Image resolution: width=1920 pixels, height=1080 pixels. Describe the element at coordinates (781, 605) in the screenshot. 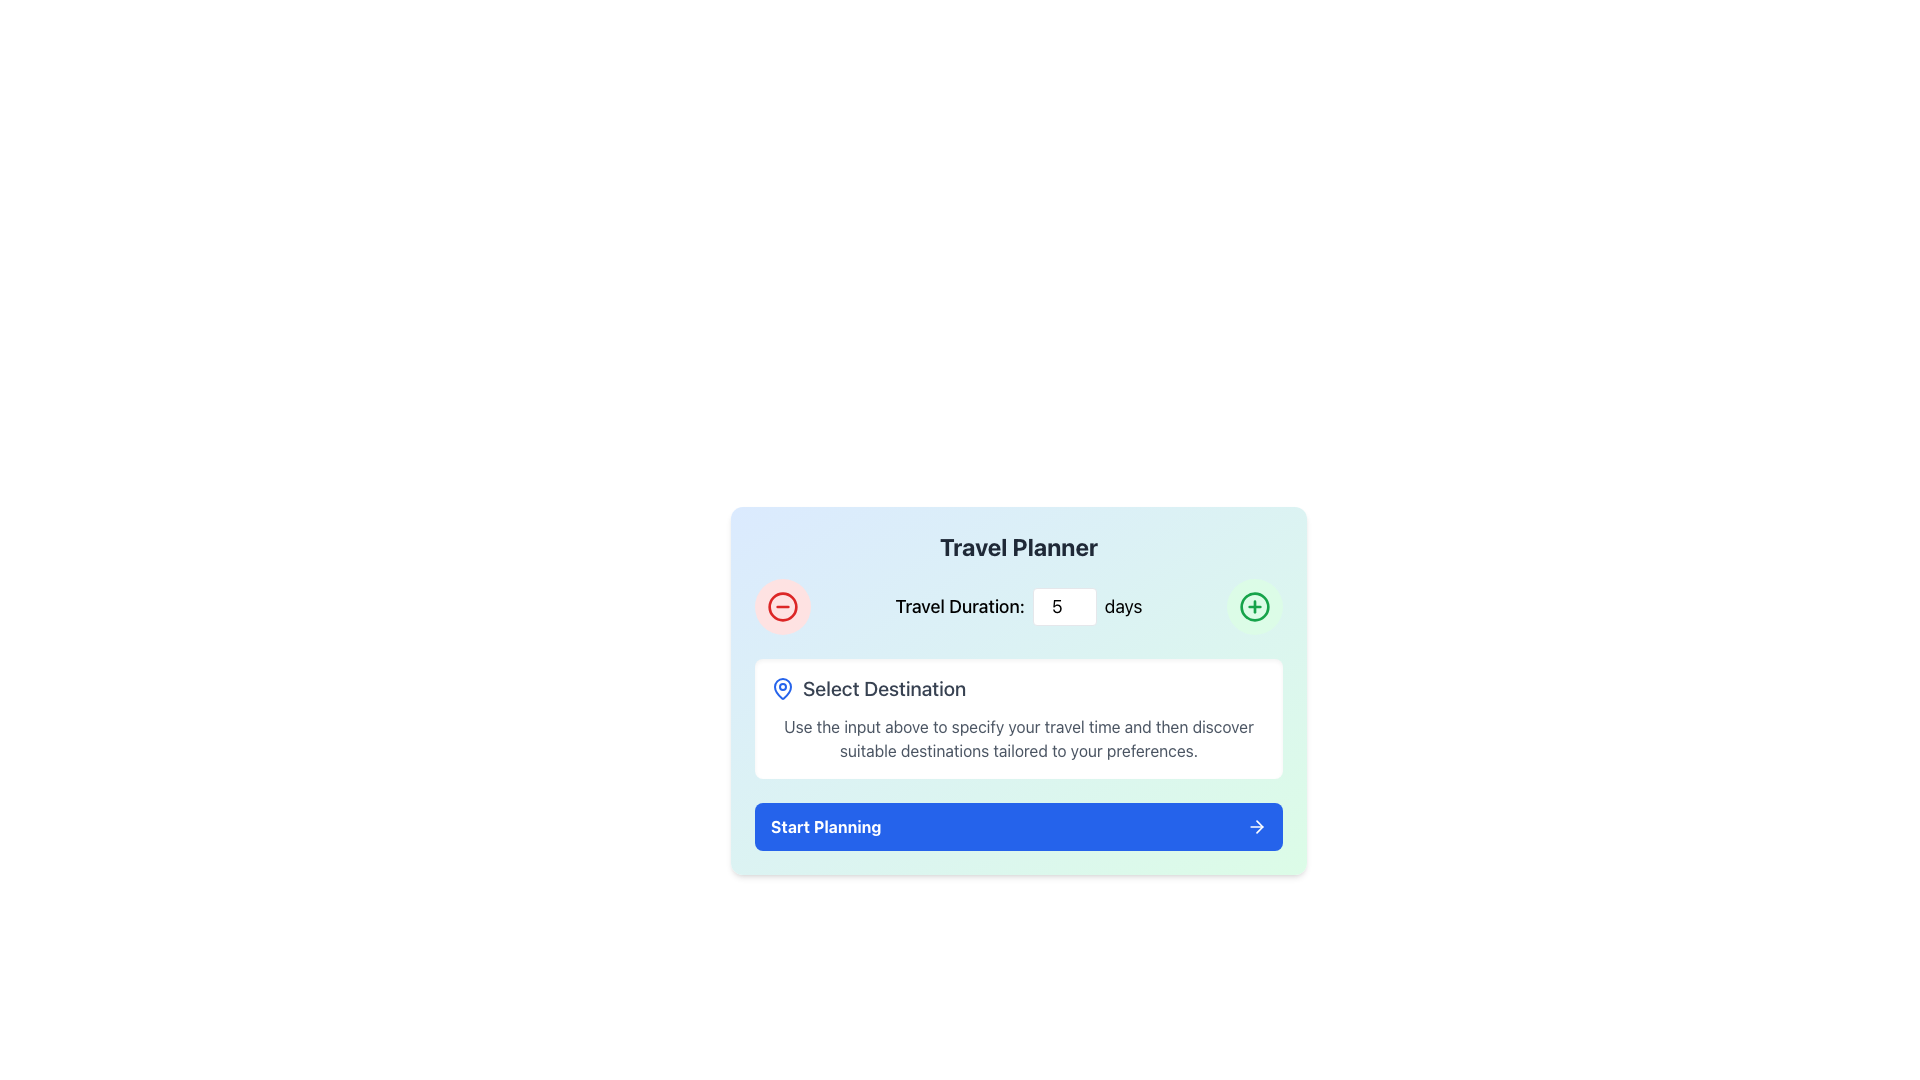

I see `the circular red outlined button with a minus symbol, located at the top left of the 'Travel Planner' card interface to decrement the value` at that location.